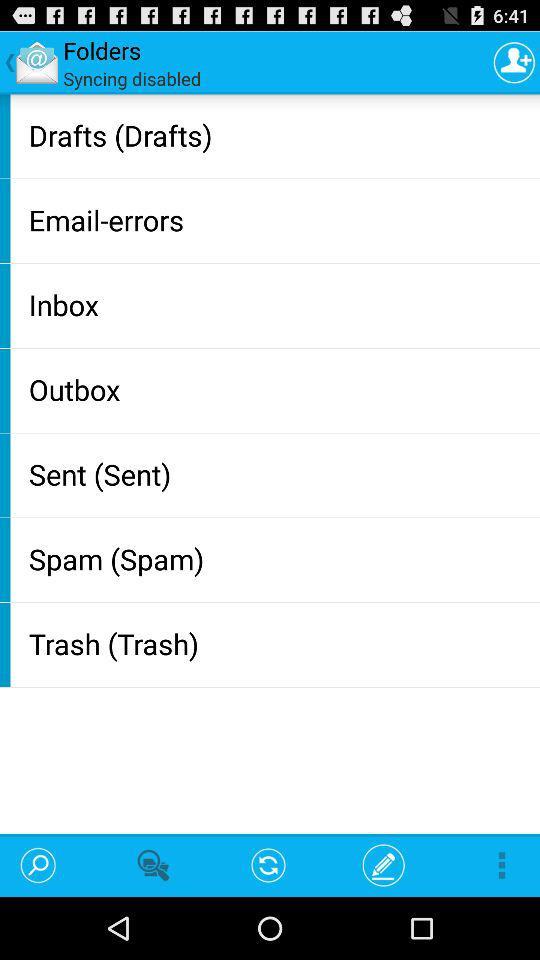 This screenshot has width=540, height=960. I want to click on item below the spam (spam) item, so click(279, 642).